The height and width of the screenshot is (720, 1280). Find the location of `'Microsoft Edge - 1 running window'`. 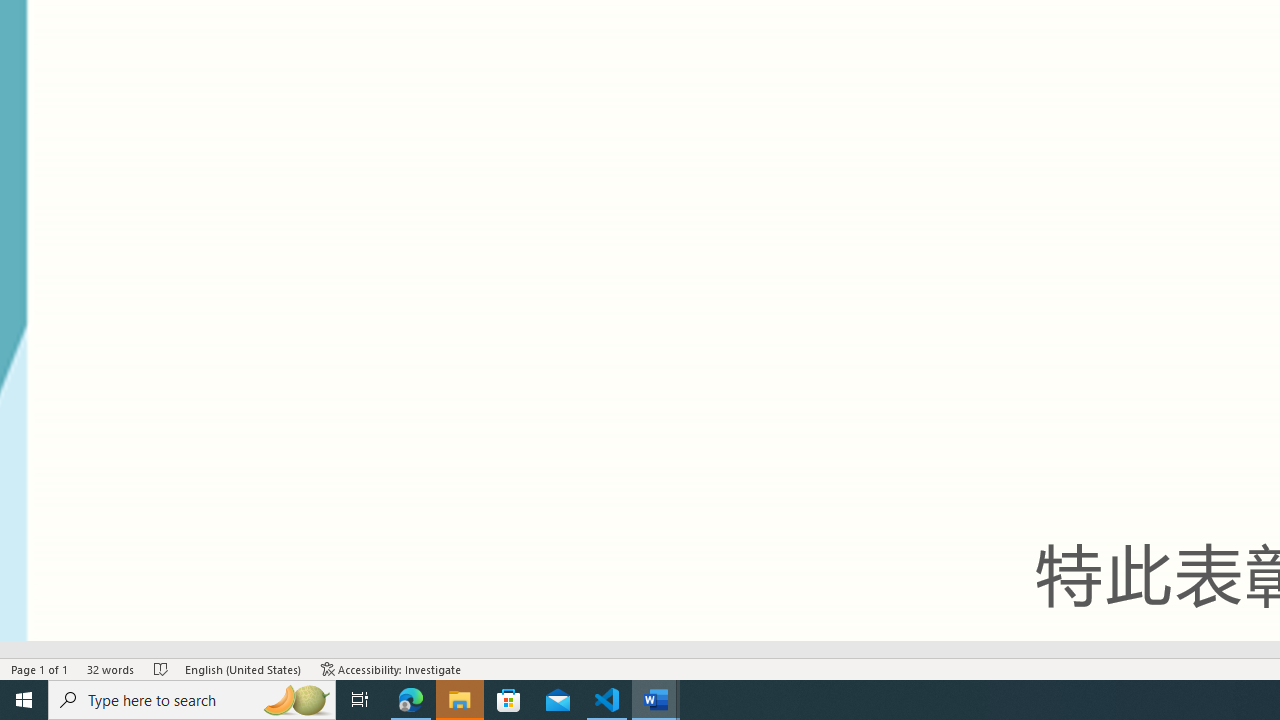

'Microsoft Edge - 1 running window' is located at coordinates (410, 698).